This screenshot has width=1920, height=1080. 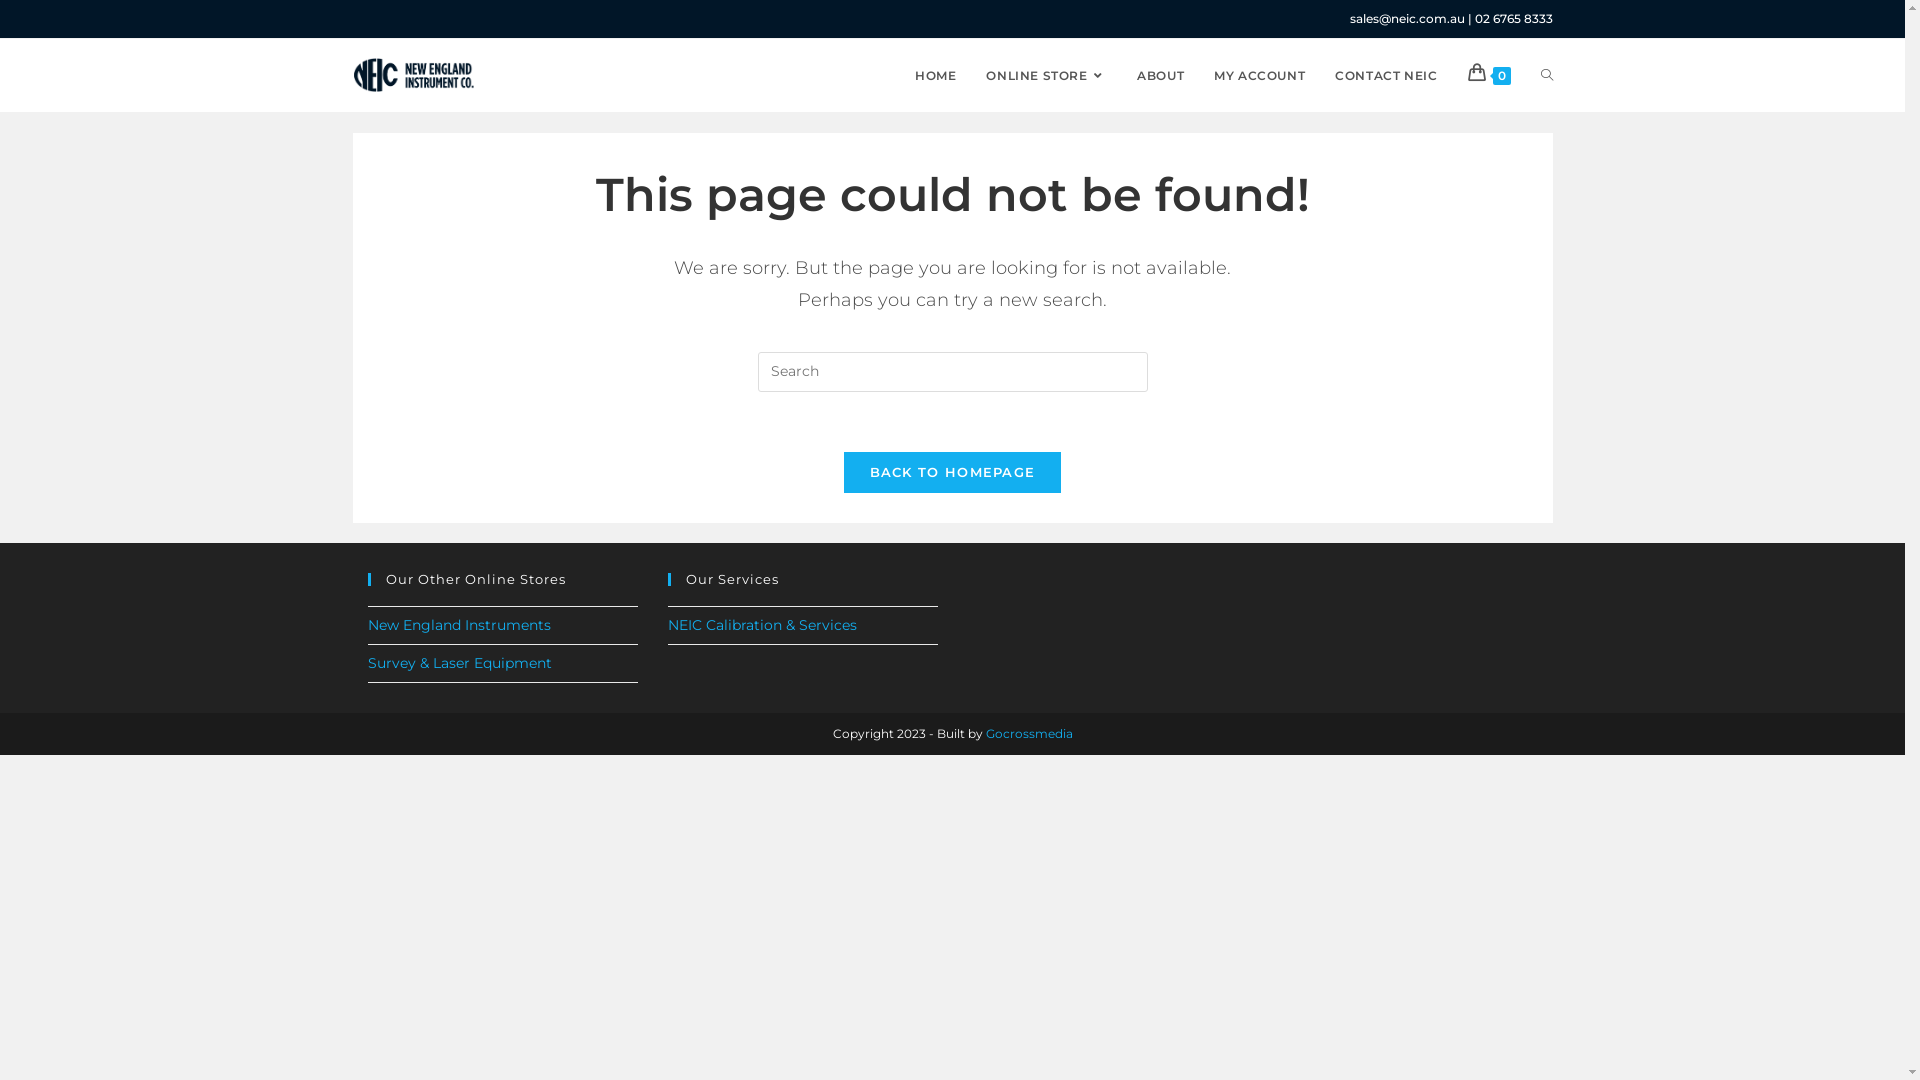 What do you see at coordinates (1512, 18) in the screenshot?
I see `'02 6765 8333'` at bounding box center [1512, 18].